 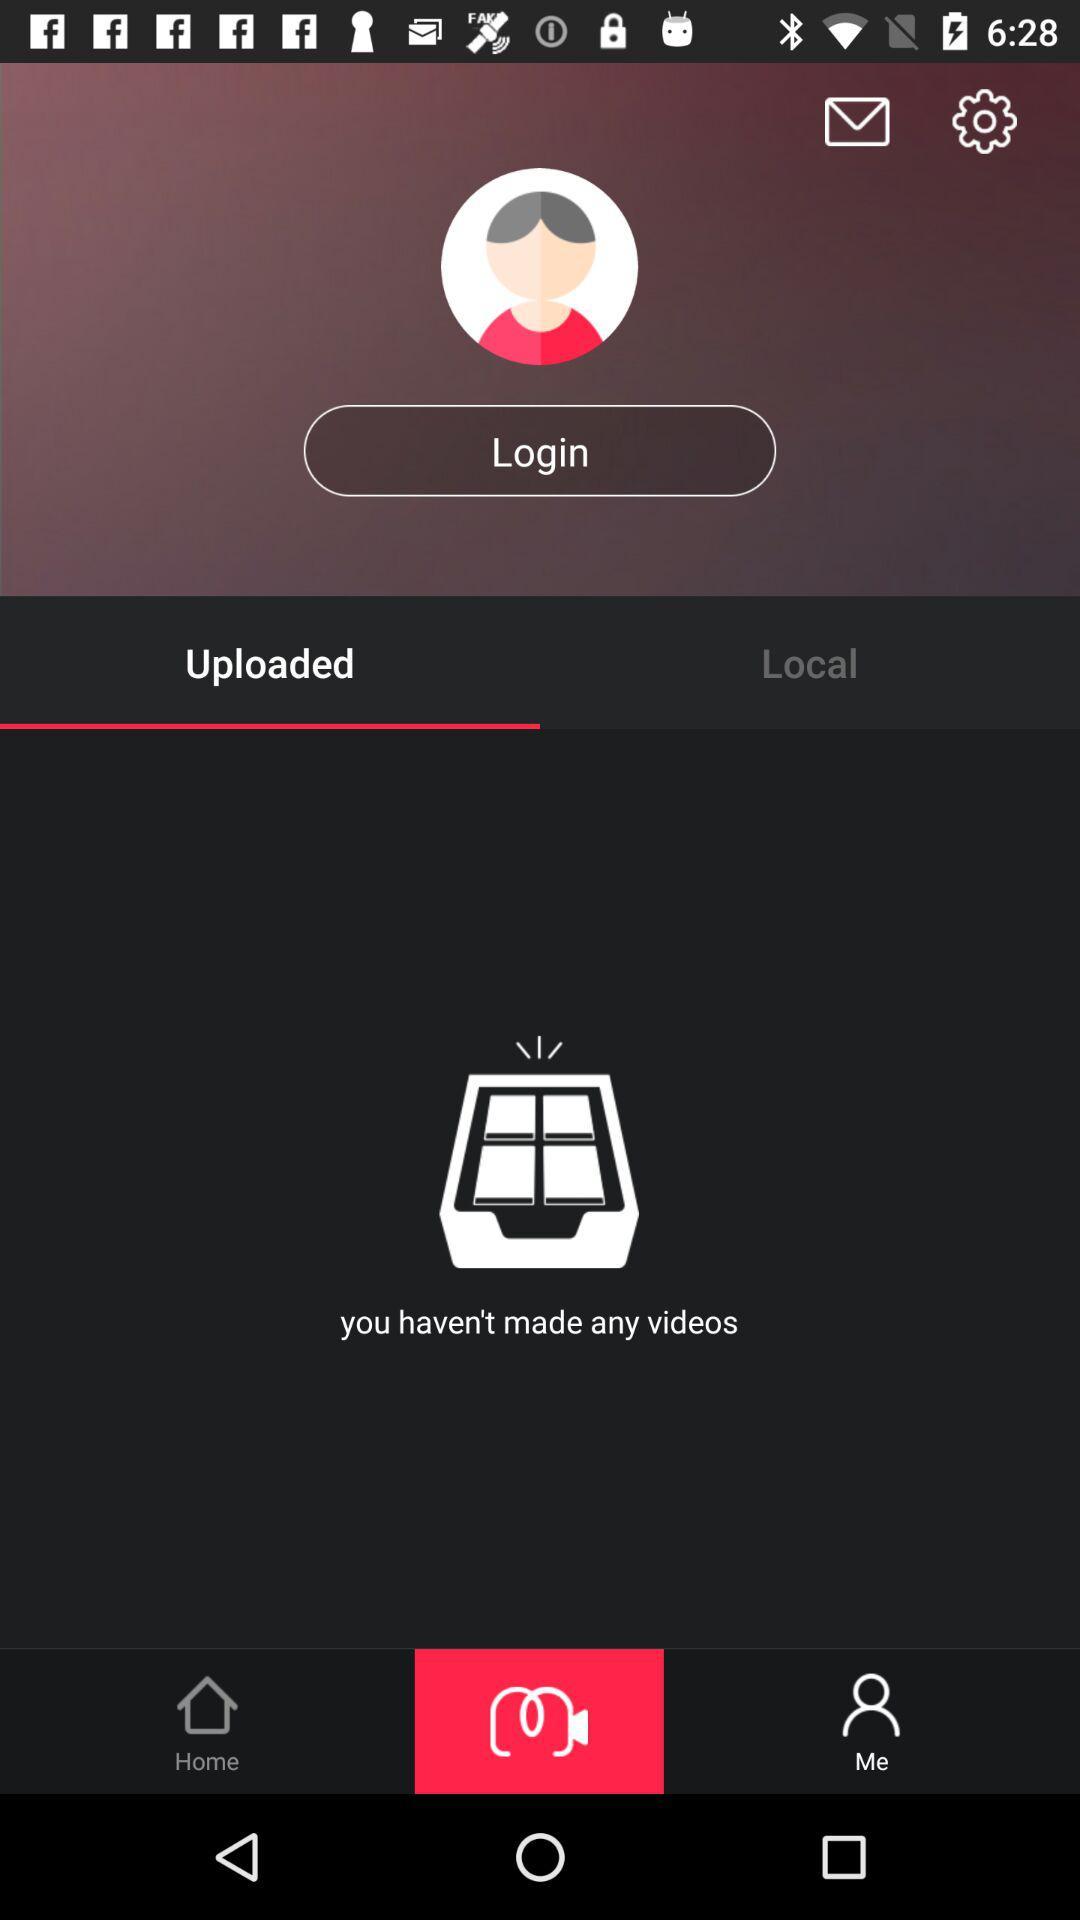 I want to click on settings, so click(x=983, y=120).